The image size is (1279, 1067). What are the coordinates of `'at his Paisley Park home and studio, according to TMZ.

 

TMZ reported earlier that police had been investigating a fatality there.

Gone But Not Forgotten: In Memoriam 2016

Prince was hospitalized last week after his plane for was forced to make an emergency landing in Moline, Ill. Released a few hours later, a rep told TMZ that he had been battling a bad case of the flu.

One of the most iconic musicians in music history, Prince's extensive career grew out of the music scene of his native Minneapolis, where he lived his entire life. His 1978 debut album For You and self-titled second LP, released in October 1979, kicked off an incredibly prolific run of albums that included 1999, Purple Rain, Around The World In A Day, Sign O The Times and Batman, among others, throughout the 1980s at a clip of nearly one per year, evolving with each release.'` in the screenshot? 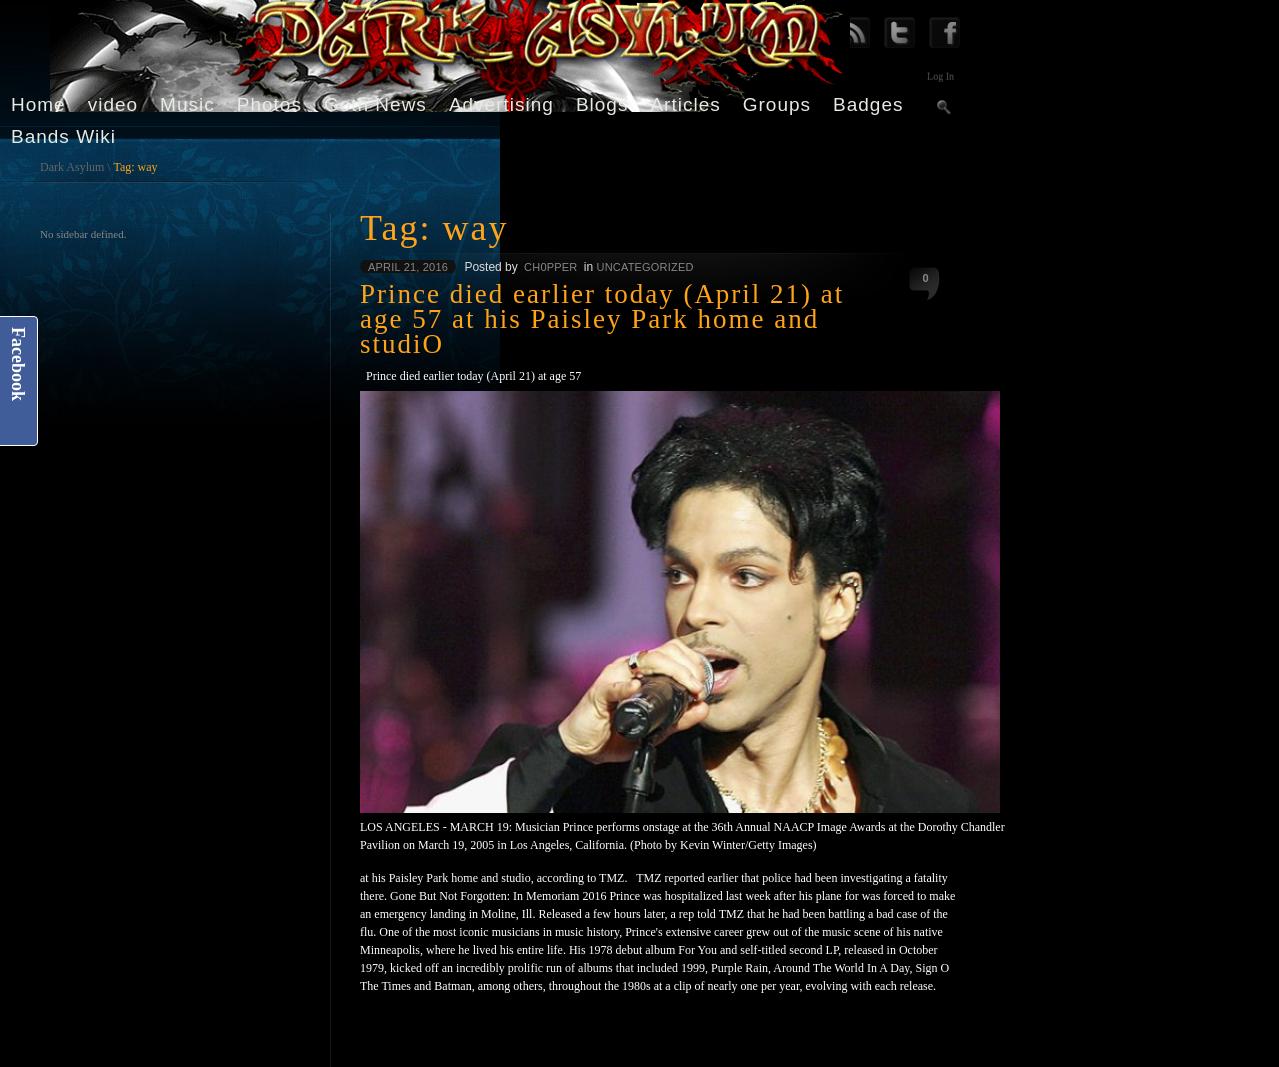 It's located at (656, 932).